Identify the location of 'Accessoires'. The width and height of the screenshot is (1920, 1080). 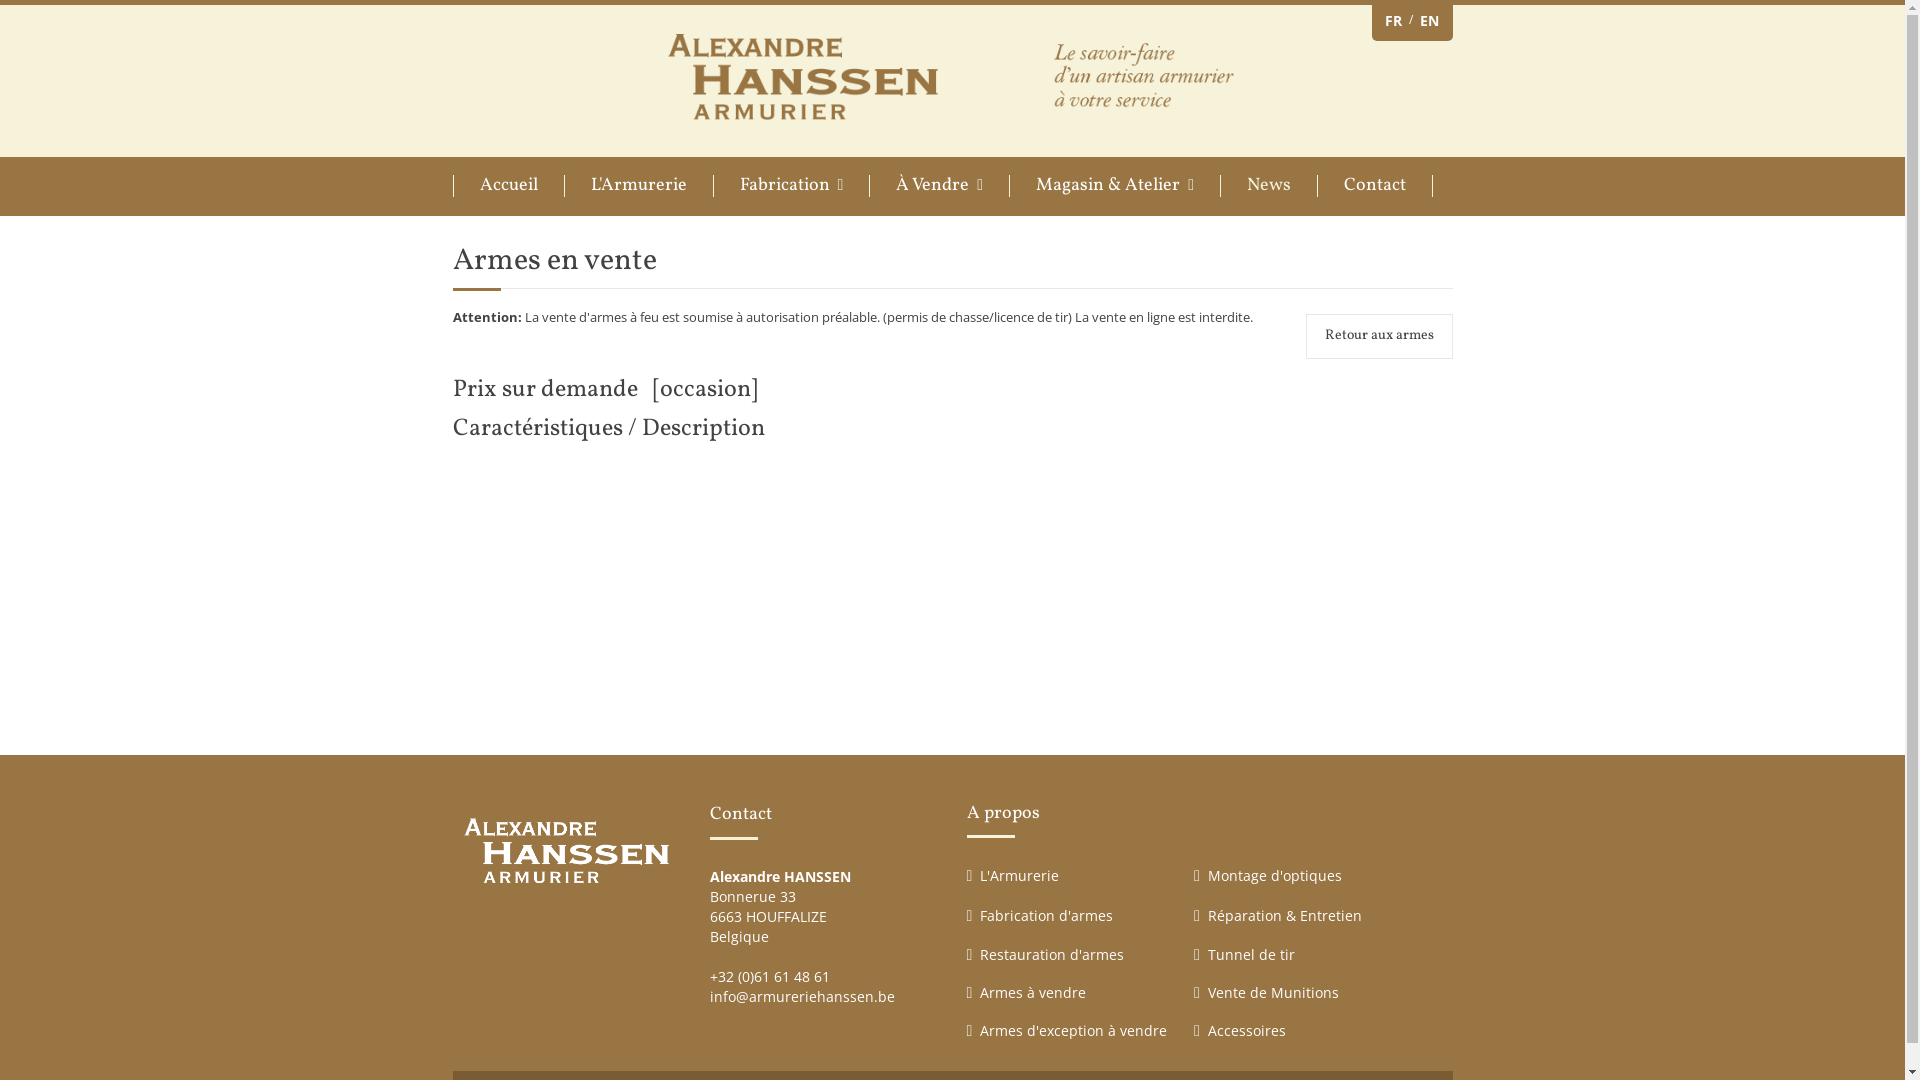
(1246, 1030).